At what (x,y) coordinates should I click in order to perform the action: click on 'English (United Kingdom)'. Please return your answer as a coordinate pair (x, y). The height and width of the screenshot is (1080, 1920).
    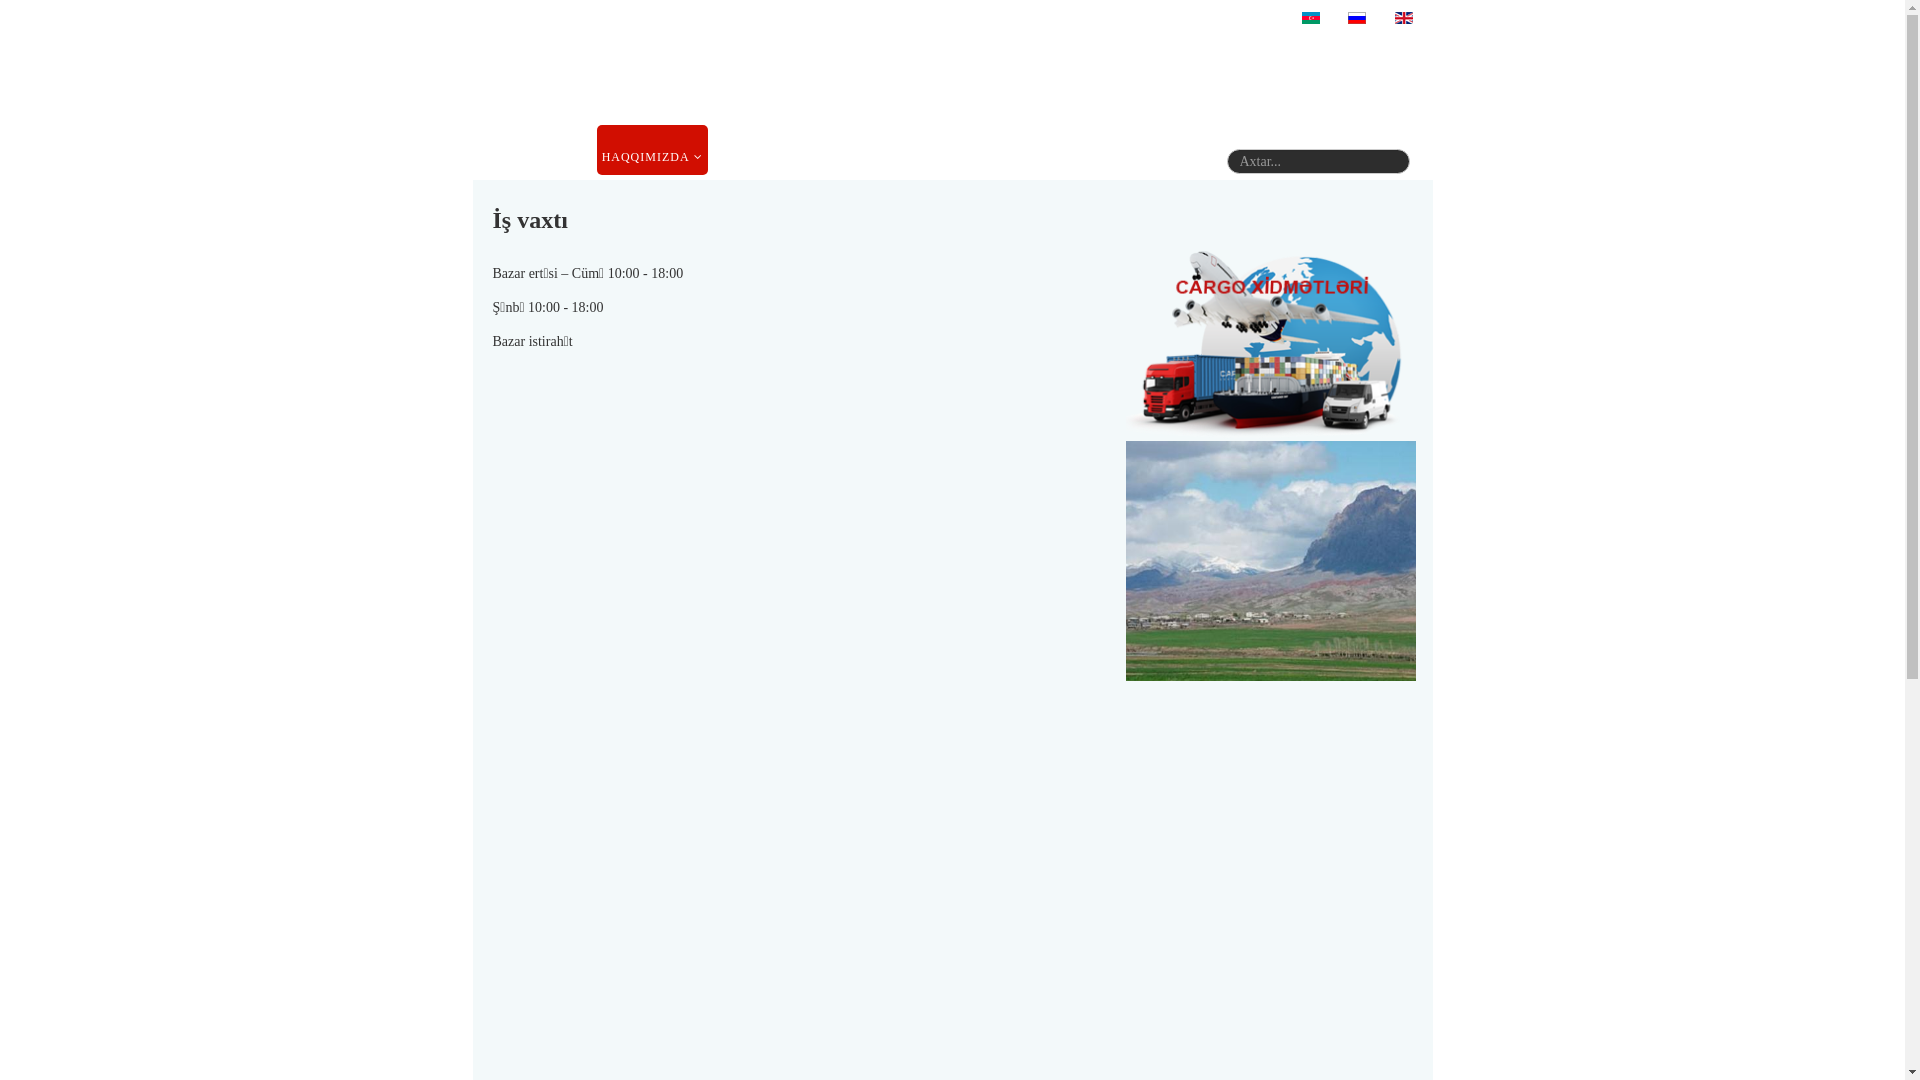
    Looking at the image, I should click on (1392, 18).